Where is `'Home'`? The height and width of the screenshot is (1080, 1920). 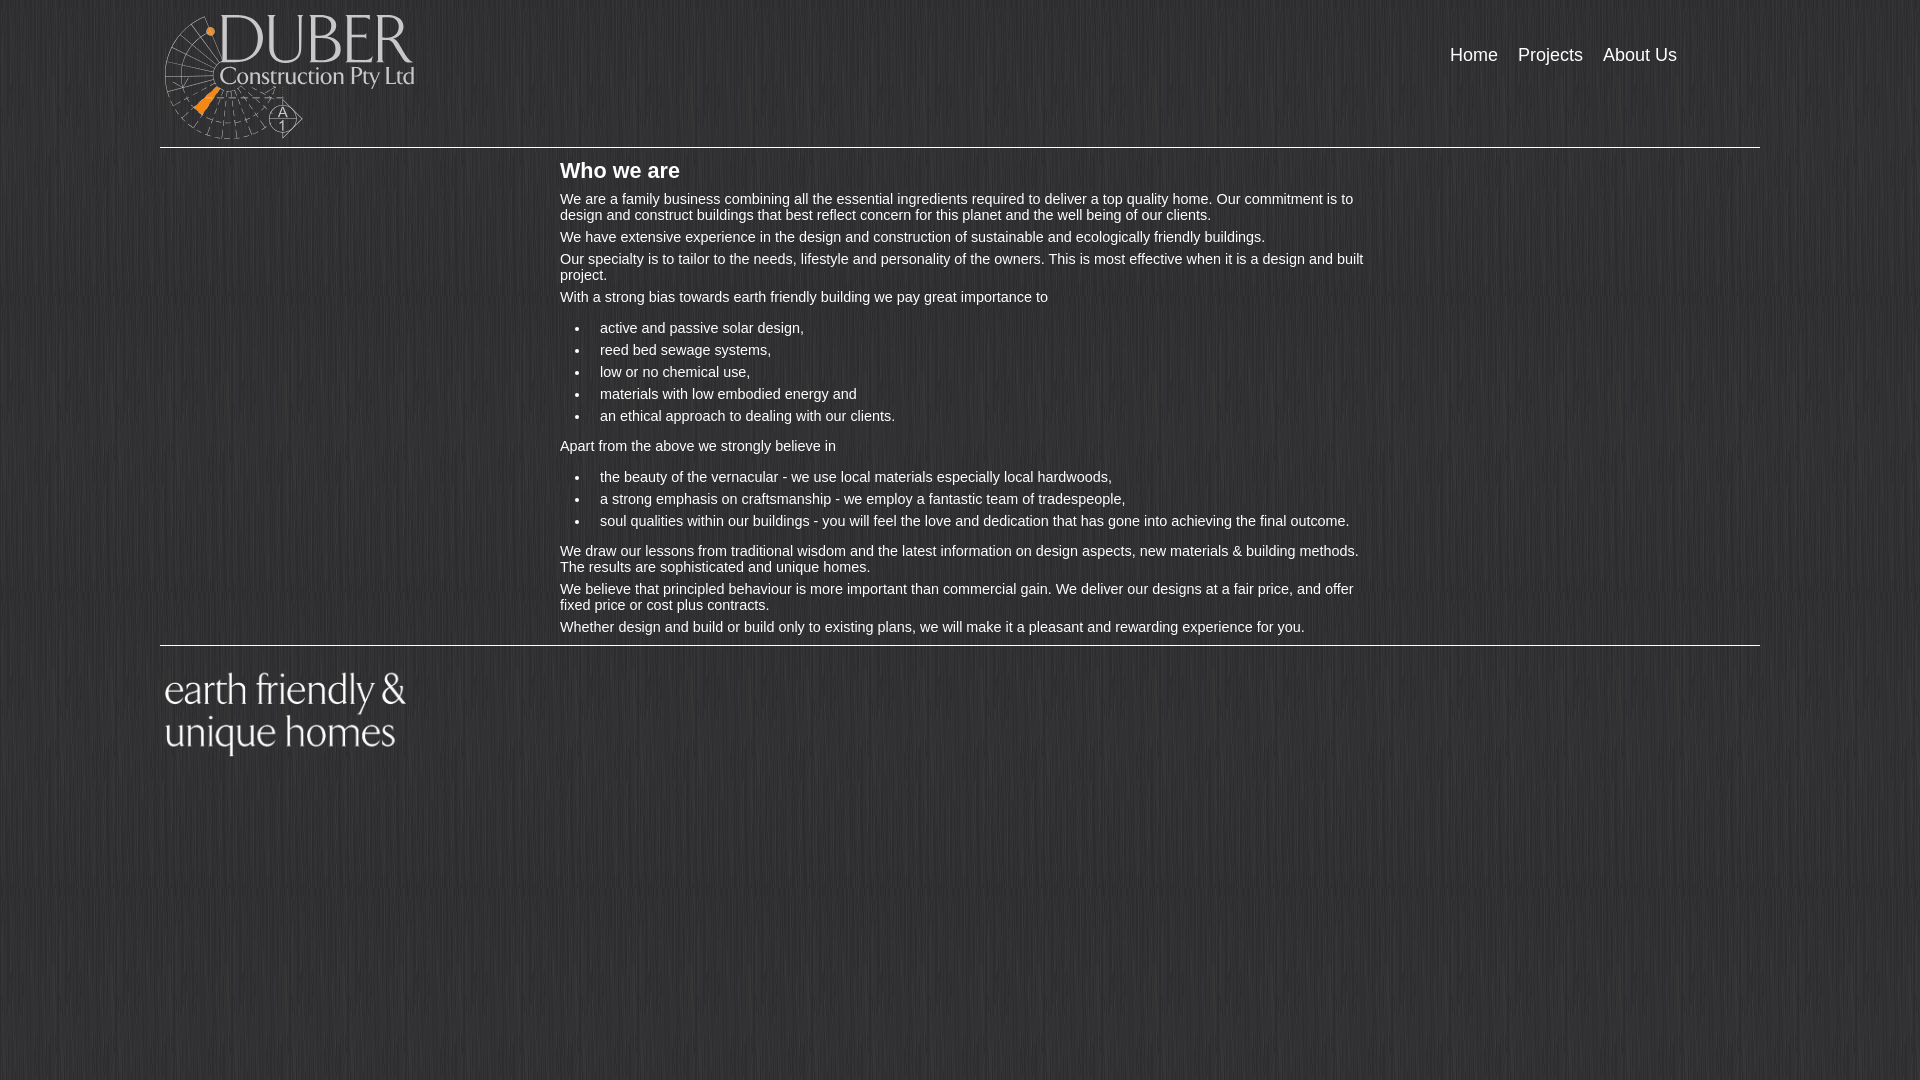 'Home' is located at coordinates (1473, 54).